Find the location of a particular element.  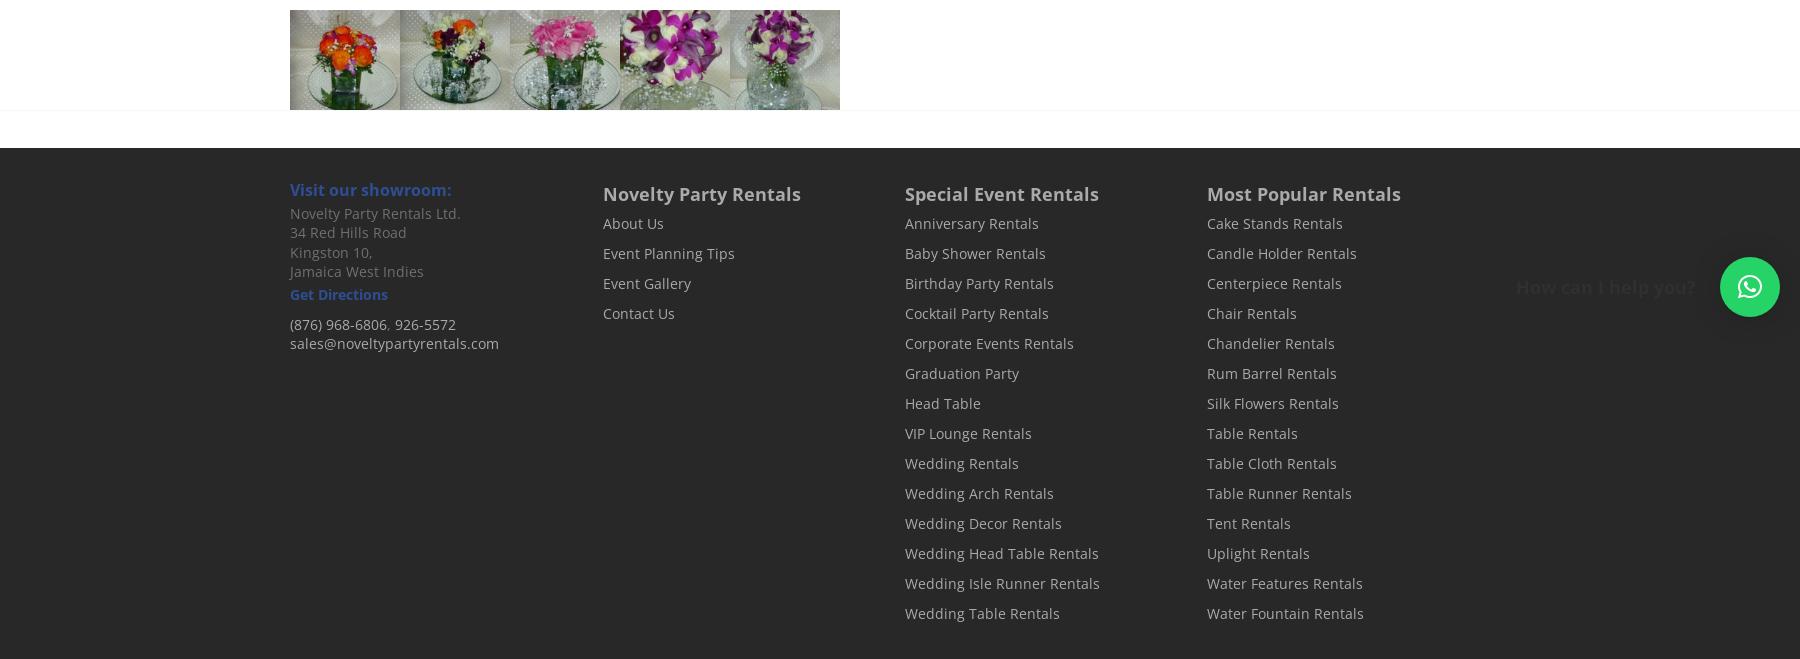

'Visit our showroom:' is located at coordinates (288, 188).